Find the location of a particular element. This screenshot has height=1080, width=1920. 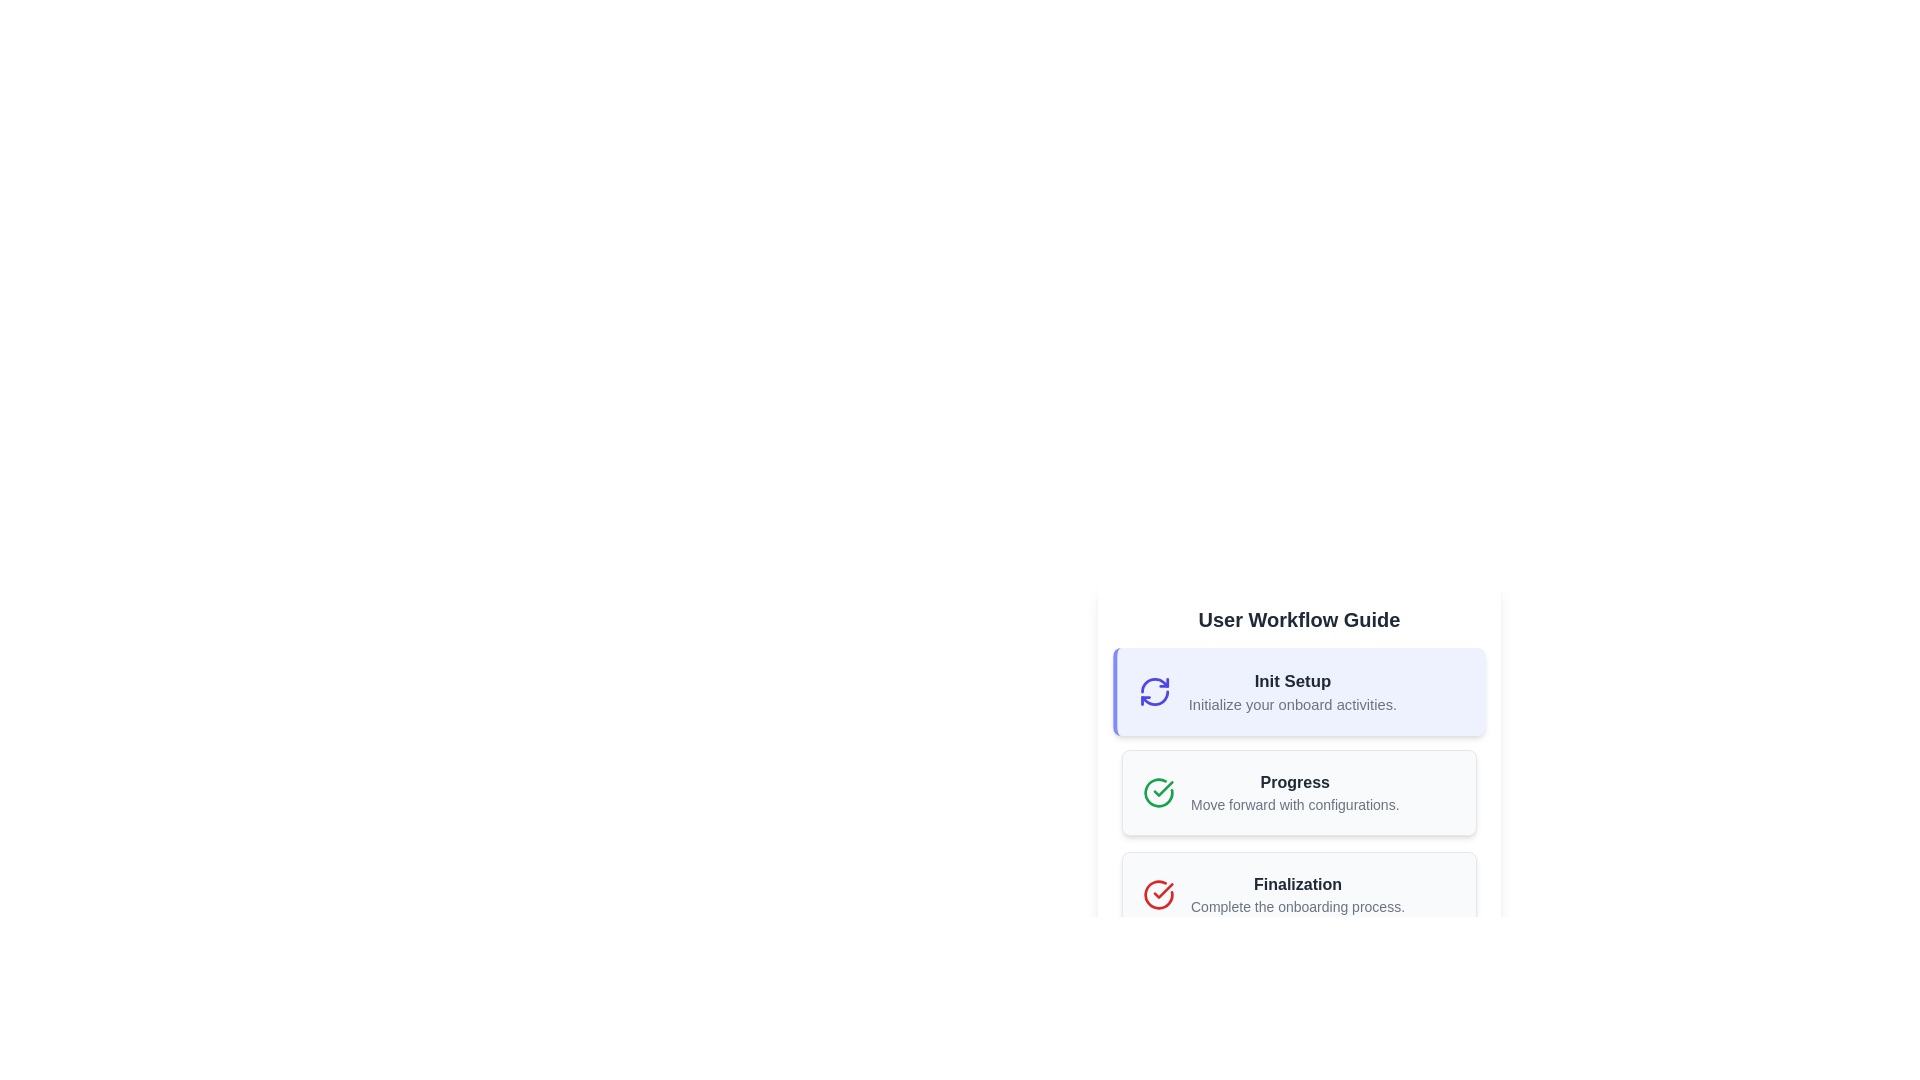

the checkmark icon indicating the completion of the 'Progress' step in the onboarding workflow is located at coordinates (1163, 788).